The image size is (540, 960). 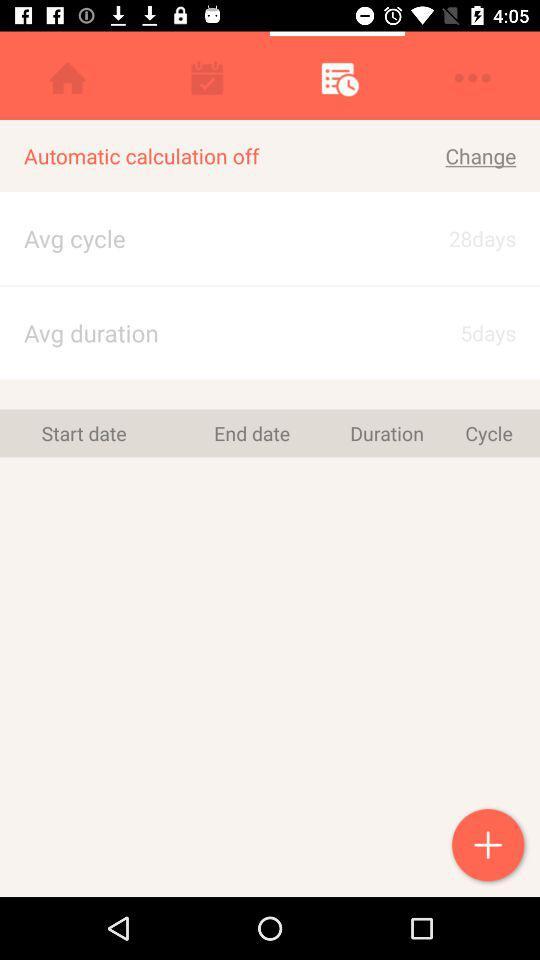 I want to click on the icon next to the avg cycle icon, so click(x=463, y=333).